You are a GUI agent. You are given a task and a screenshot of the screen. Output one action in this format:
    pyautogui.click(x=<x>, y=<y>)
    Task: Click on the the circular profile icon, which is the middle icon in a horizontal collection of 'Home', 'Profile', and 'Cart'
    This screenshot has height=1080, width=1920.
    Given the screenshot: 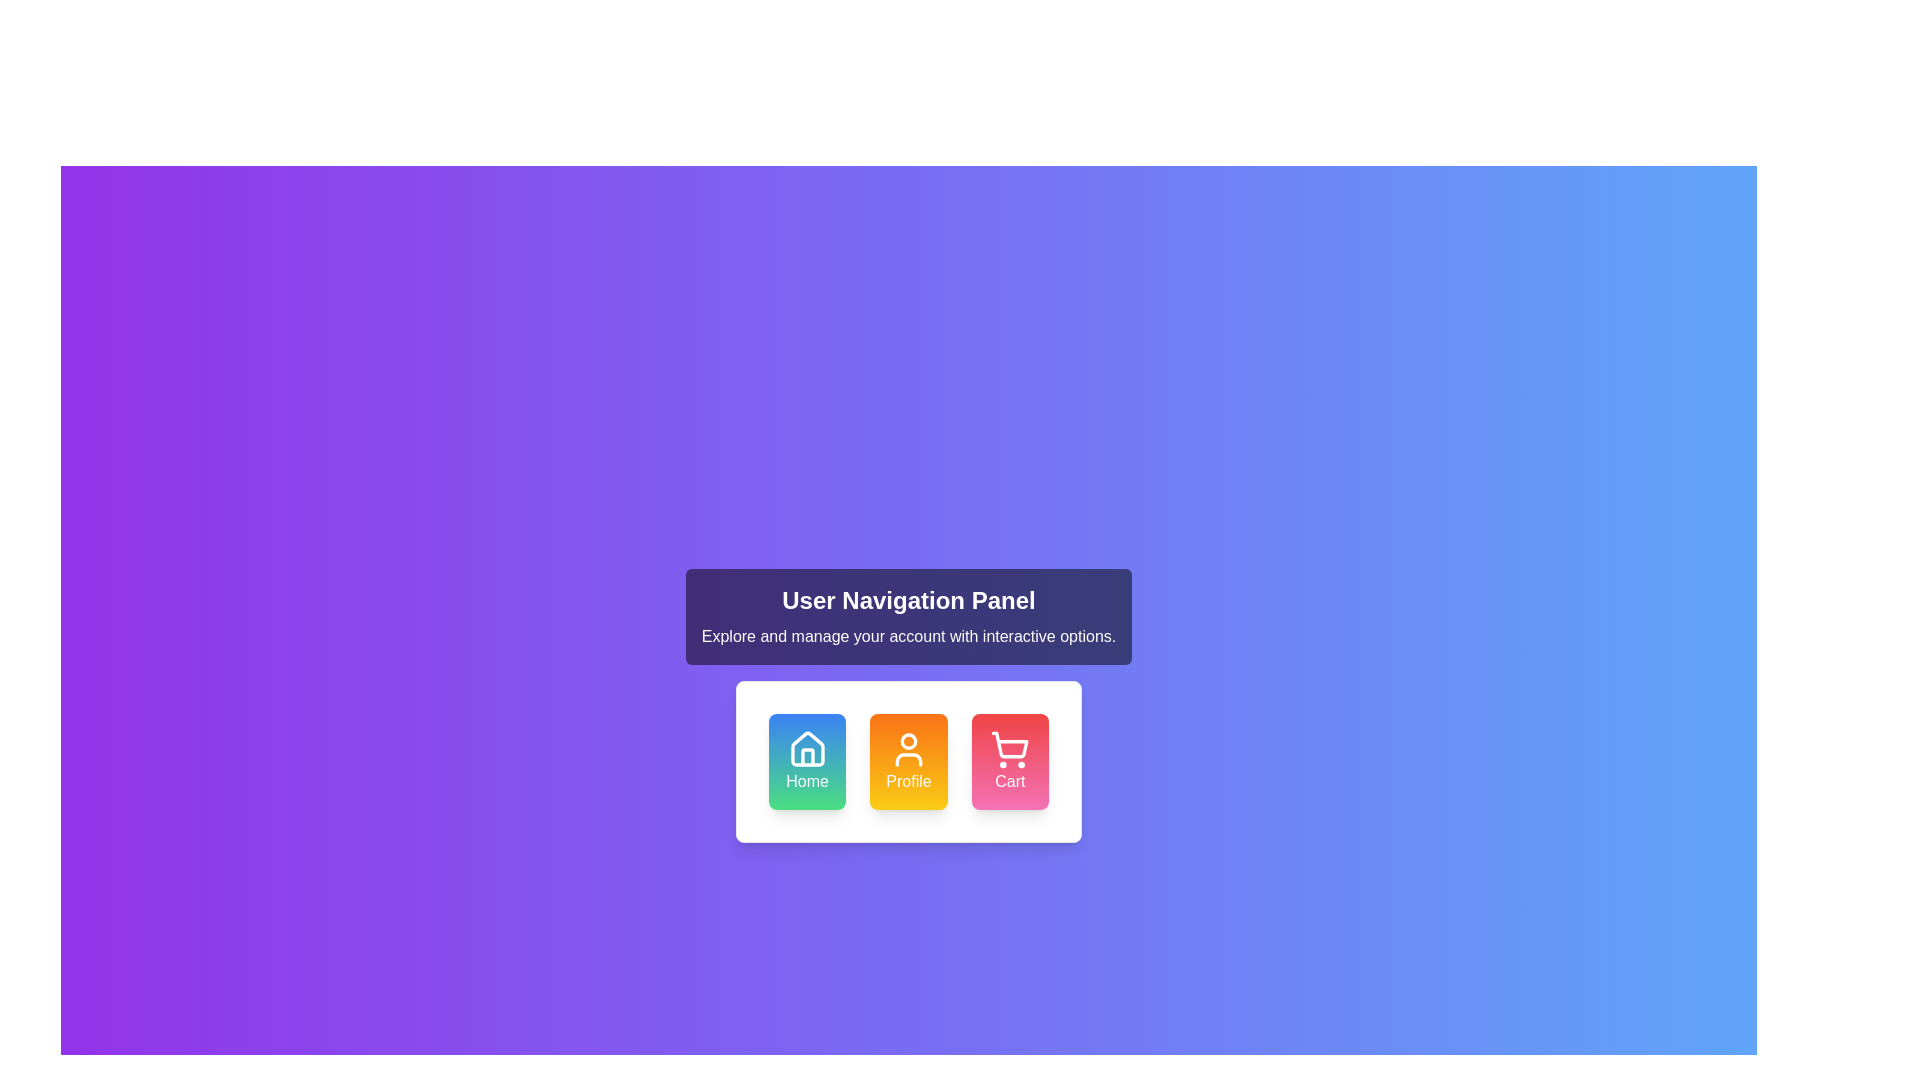 What is the action you would take?
    pyautogui.click(x=907, y=741)
    